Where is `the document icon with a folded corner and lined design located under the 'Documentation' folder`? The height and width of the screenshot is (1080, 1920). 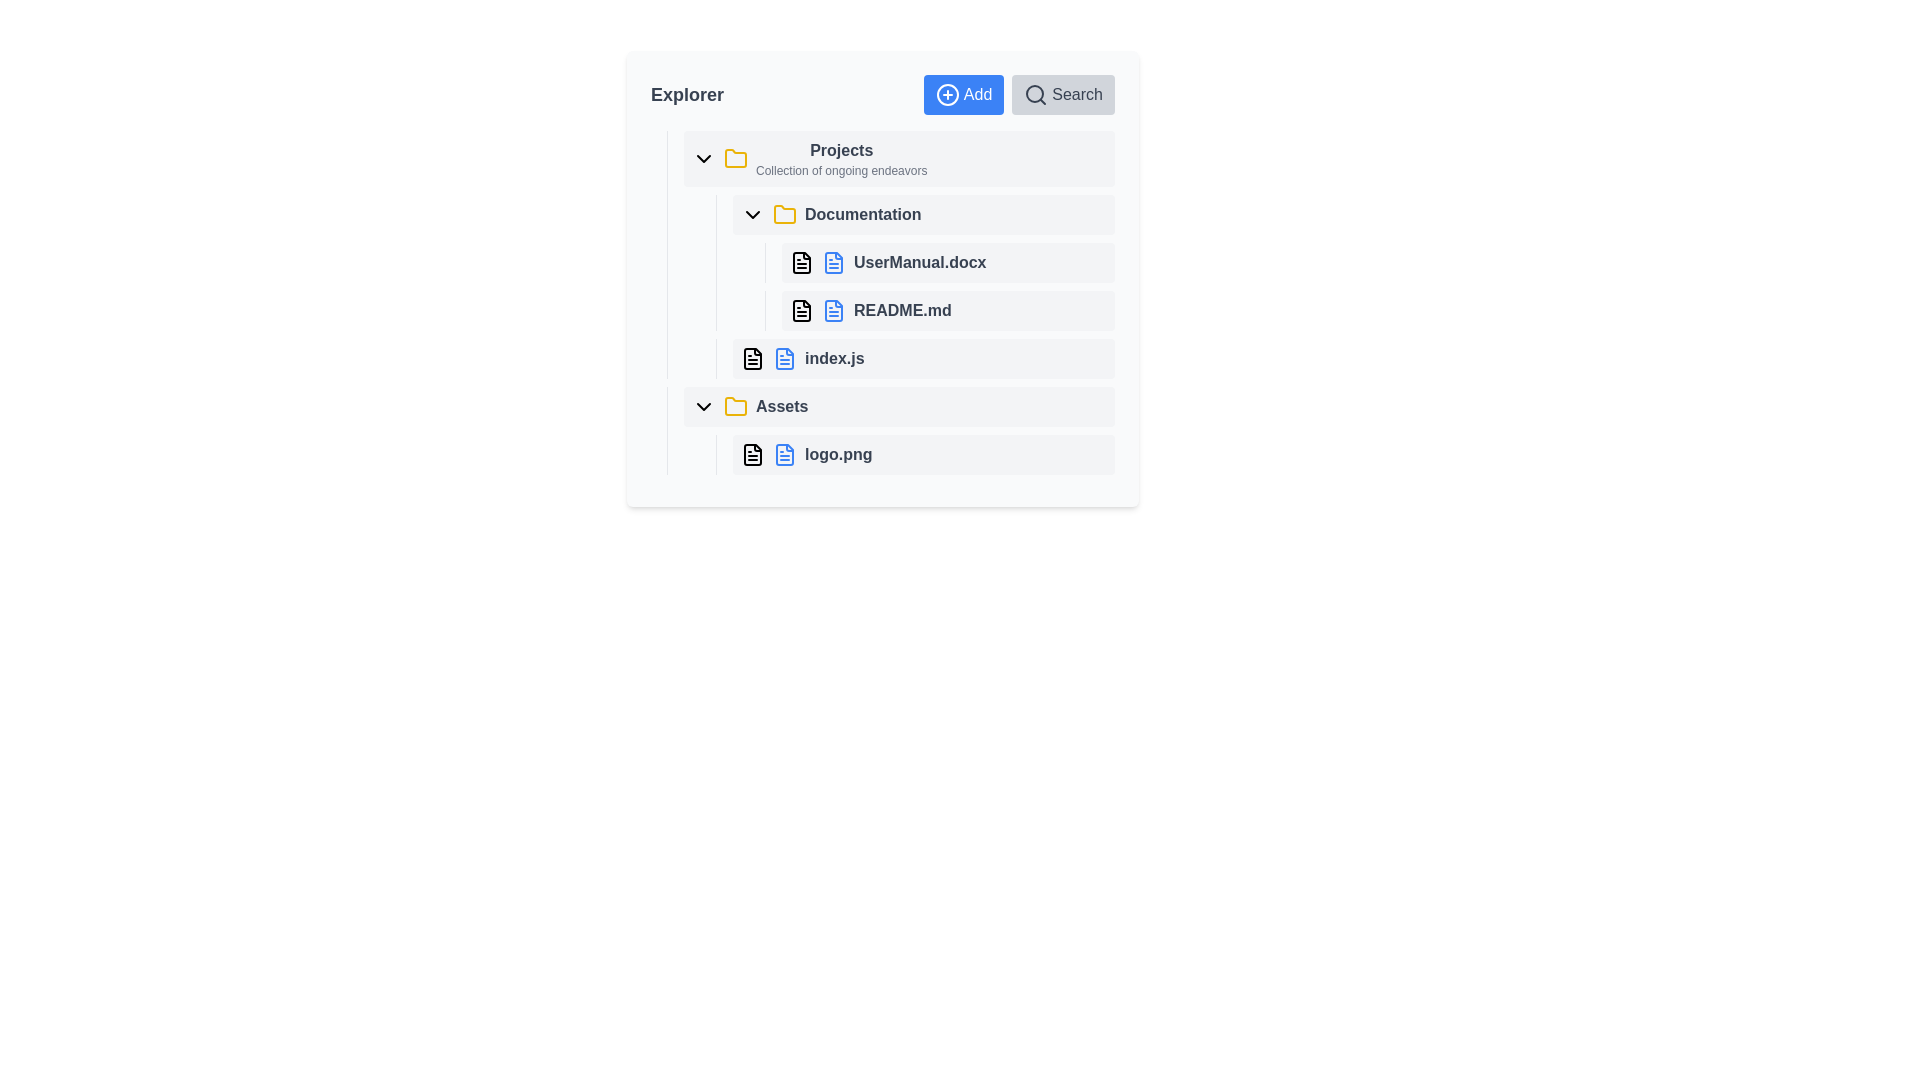 the document icon with a folded corner and lined design located under the 'Documentation' folder is located at coordinates (801, 311).